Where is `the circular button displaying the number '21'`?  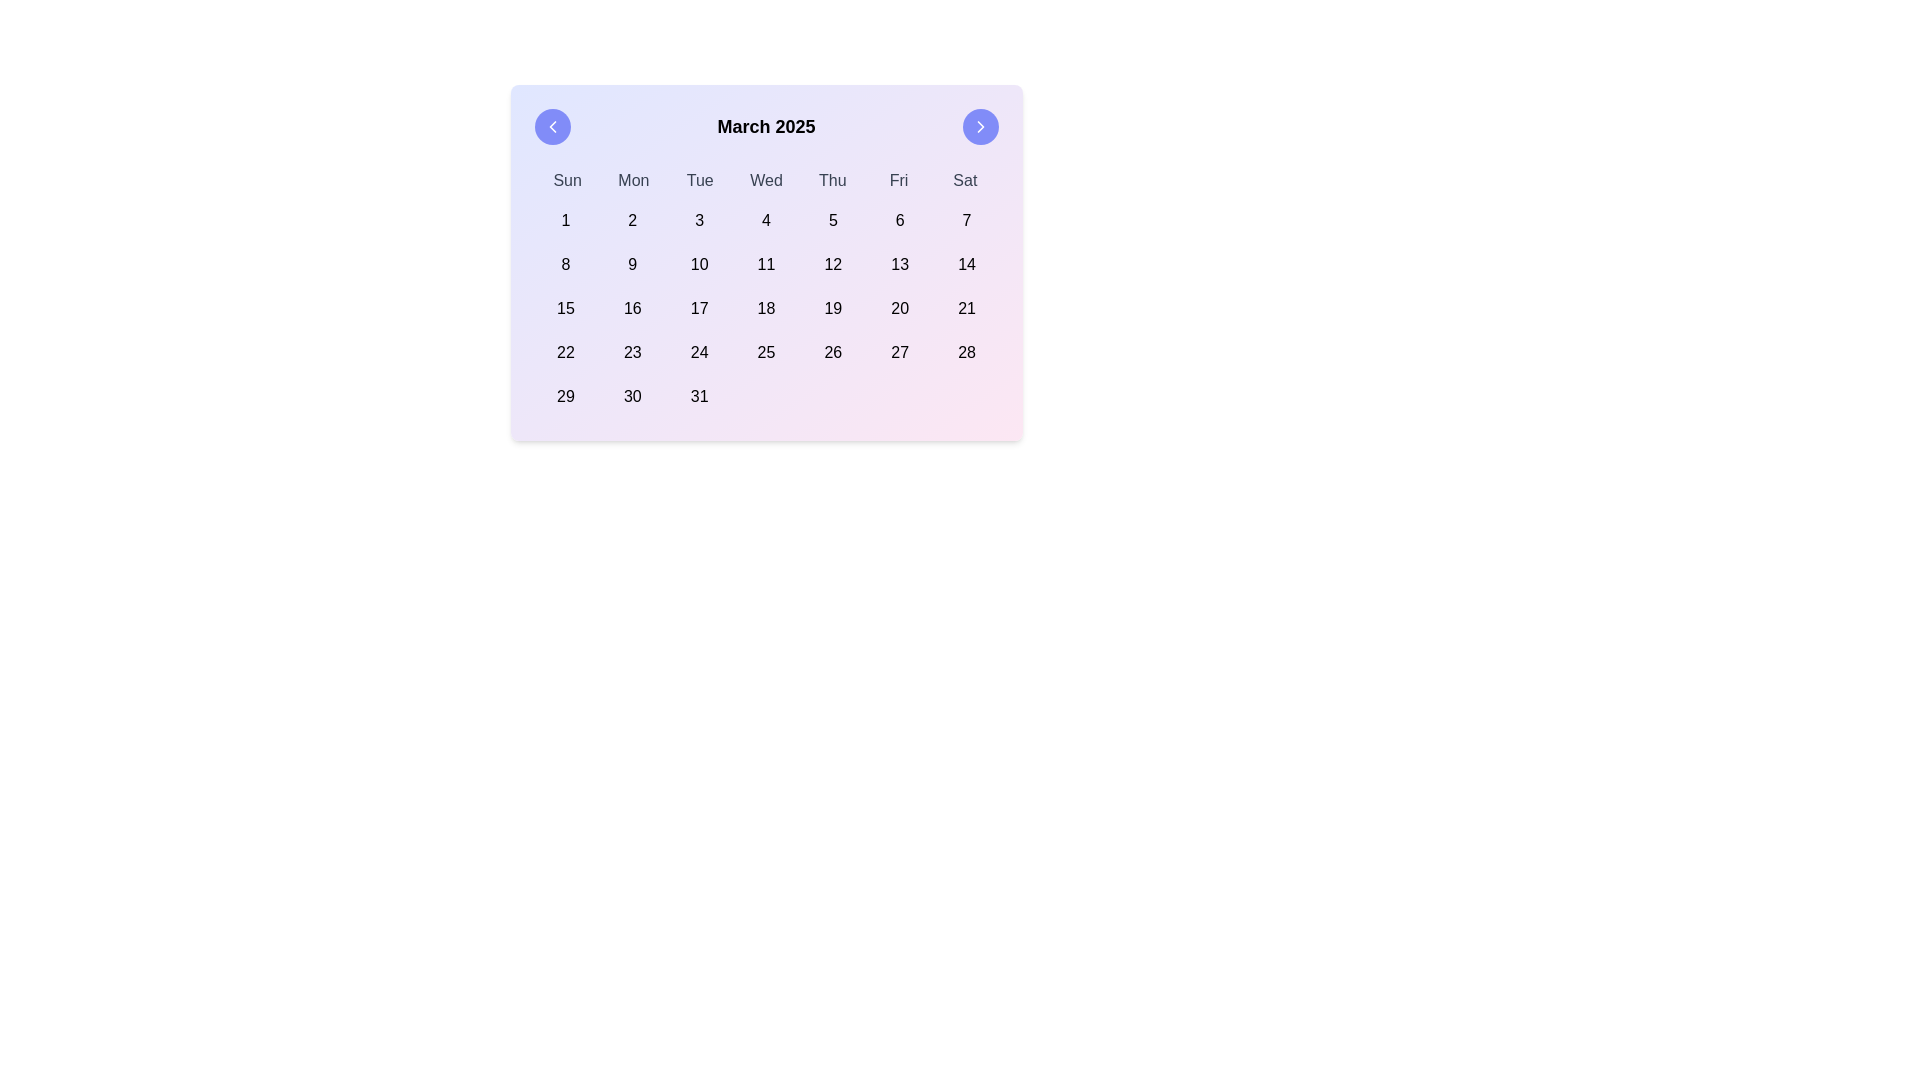
the circular button displaying the number '21' is located at coordinates (966, 308).